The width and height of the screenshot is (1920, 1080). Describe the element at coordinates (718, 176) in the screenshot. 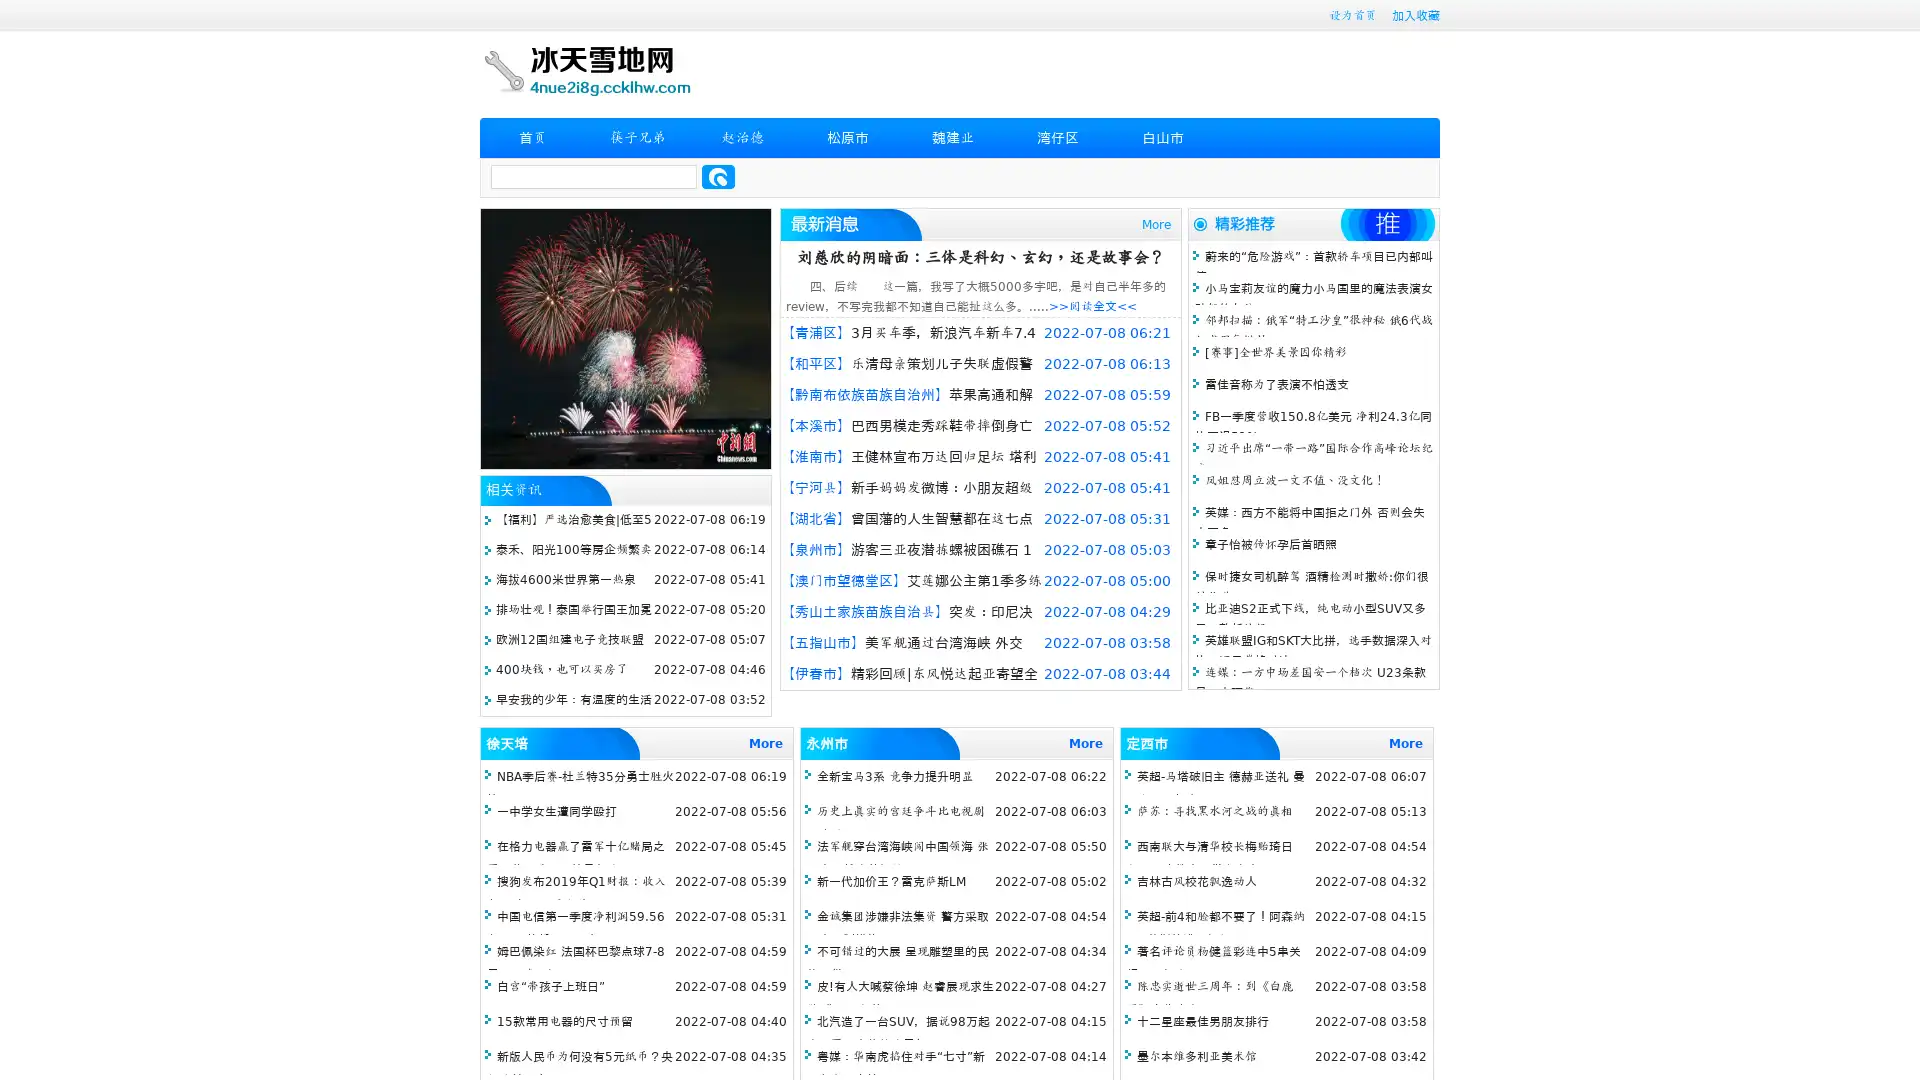

I see `Search` at that location.